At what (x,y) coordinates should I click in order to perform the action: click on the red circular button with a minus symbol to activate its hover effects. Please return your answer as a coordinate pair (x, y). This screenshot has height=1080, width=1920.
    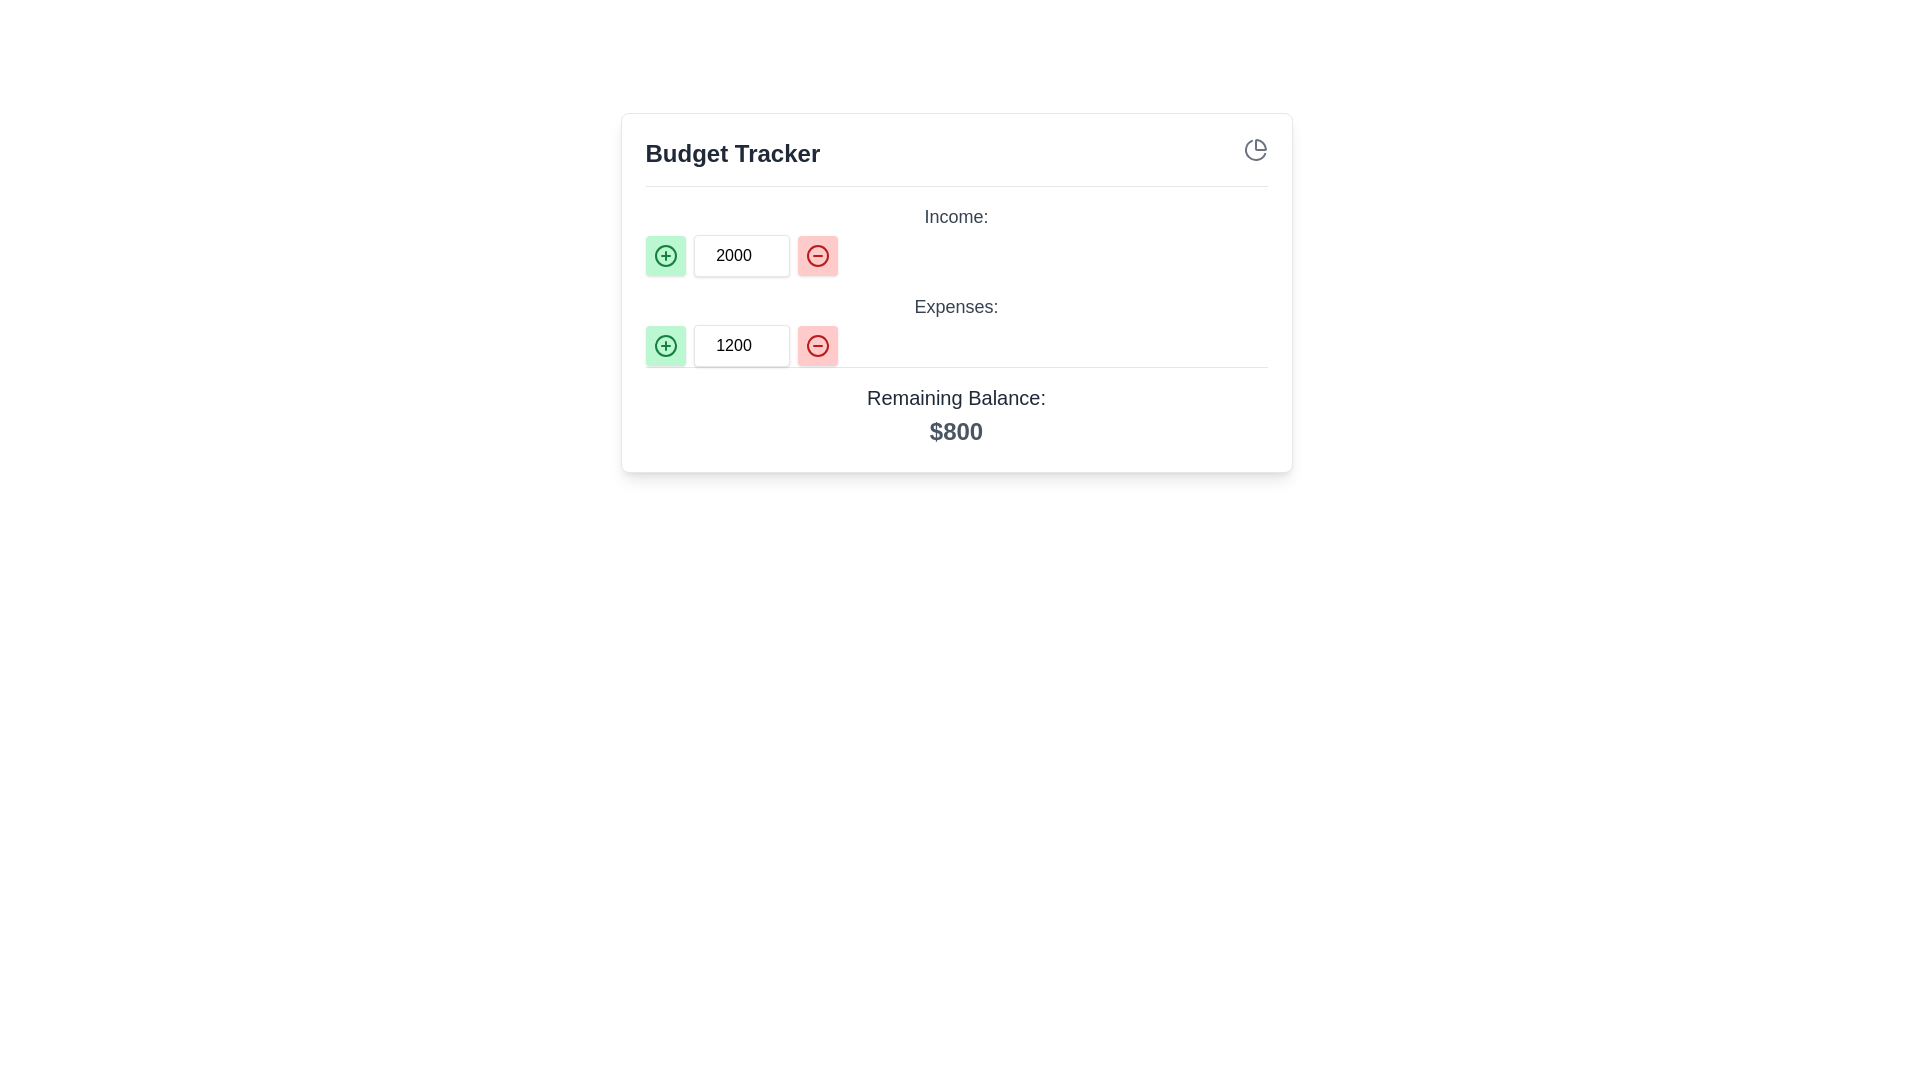
    Looking at the image, I should click on (817, 254).